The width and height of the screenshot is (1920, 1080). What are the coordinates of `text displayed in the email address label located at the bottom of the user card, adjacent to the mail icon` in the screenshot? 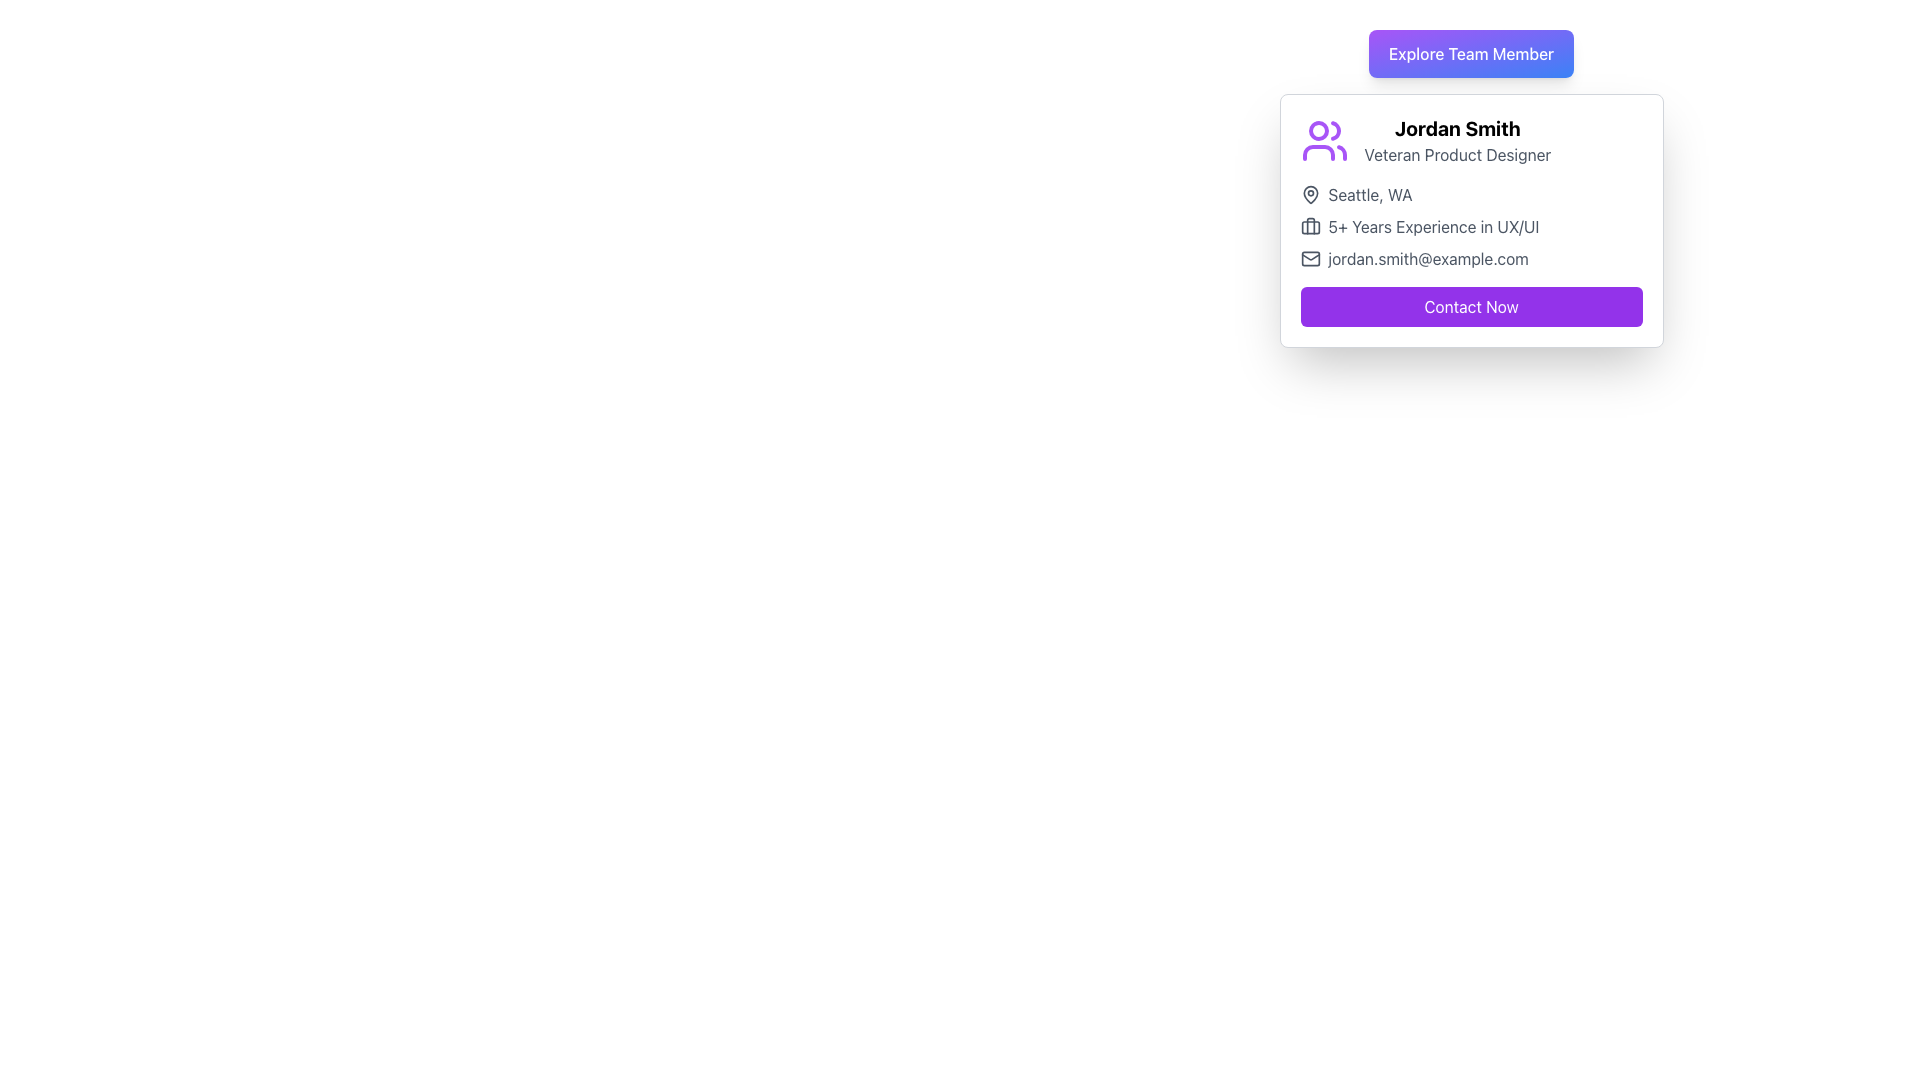 It's located at (1427, 257).